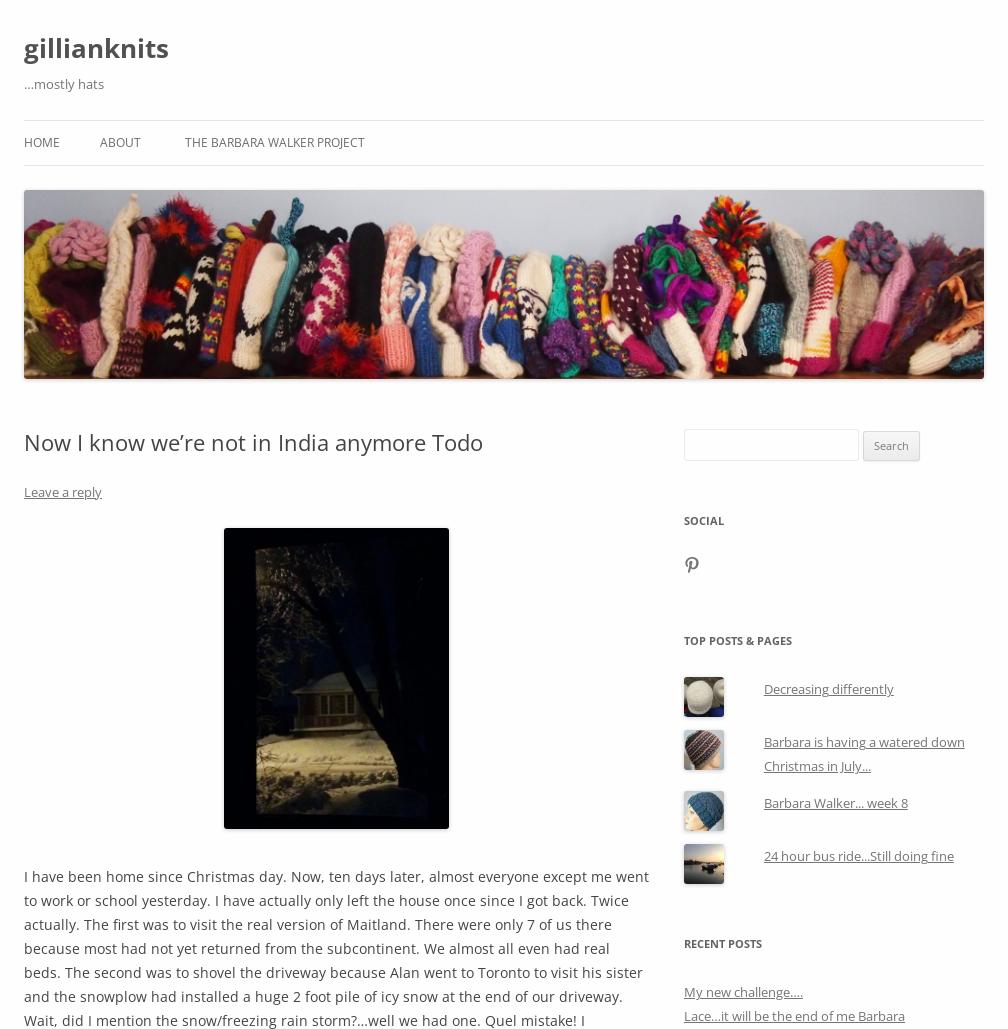  What do you see at coordinates (743, 990) in the screenshot?
I see `'My new challenge….'` at bounding box center [743, 990].